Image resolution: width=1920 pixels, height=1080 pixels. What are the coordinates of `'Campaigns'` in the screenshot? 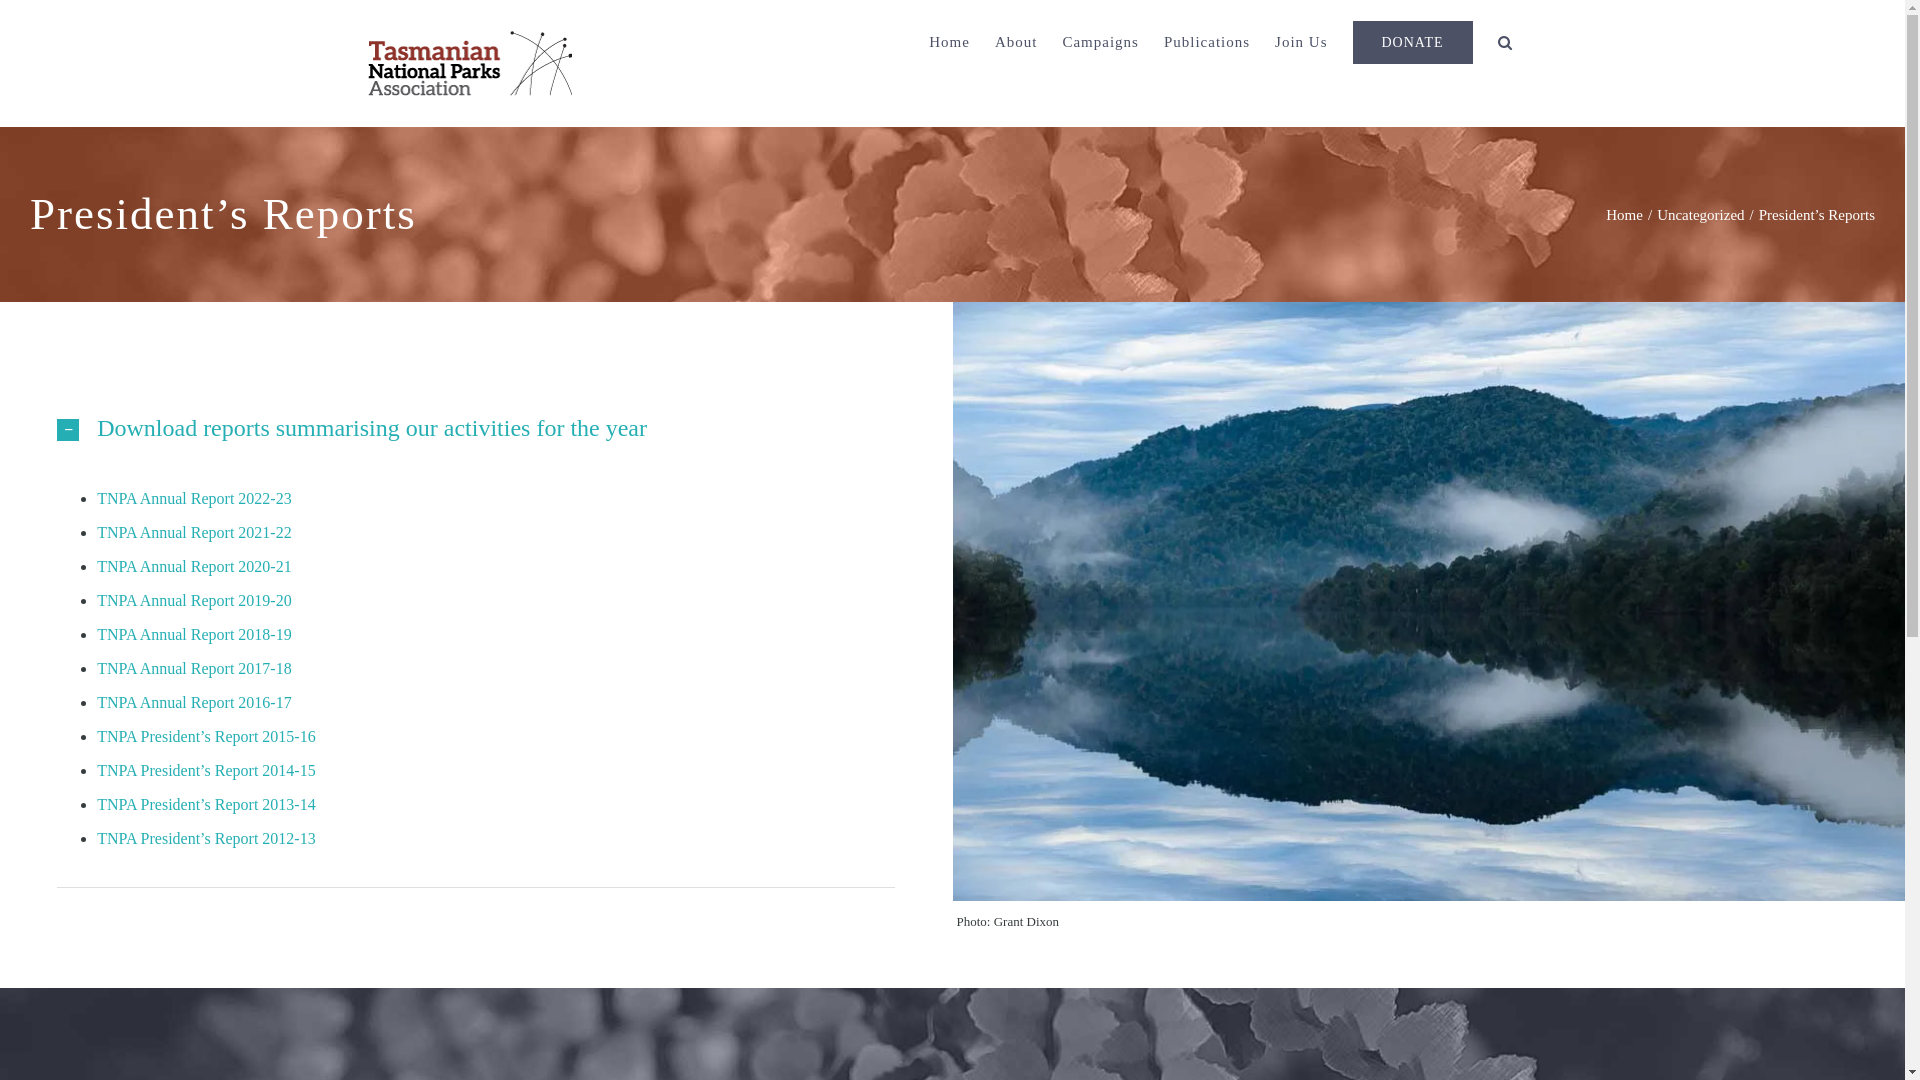 It's located at (1099, 42).